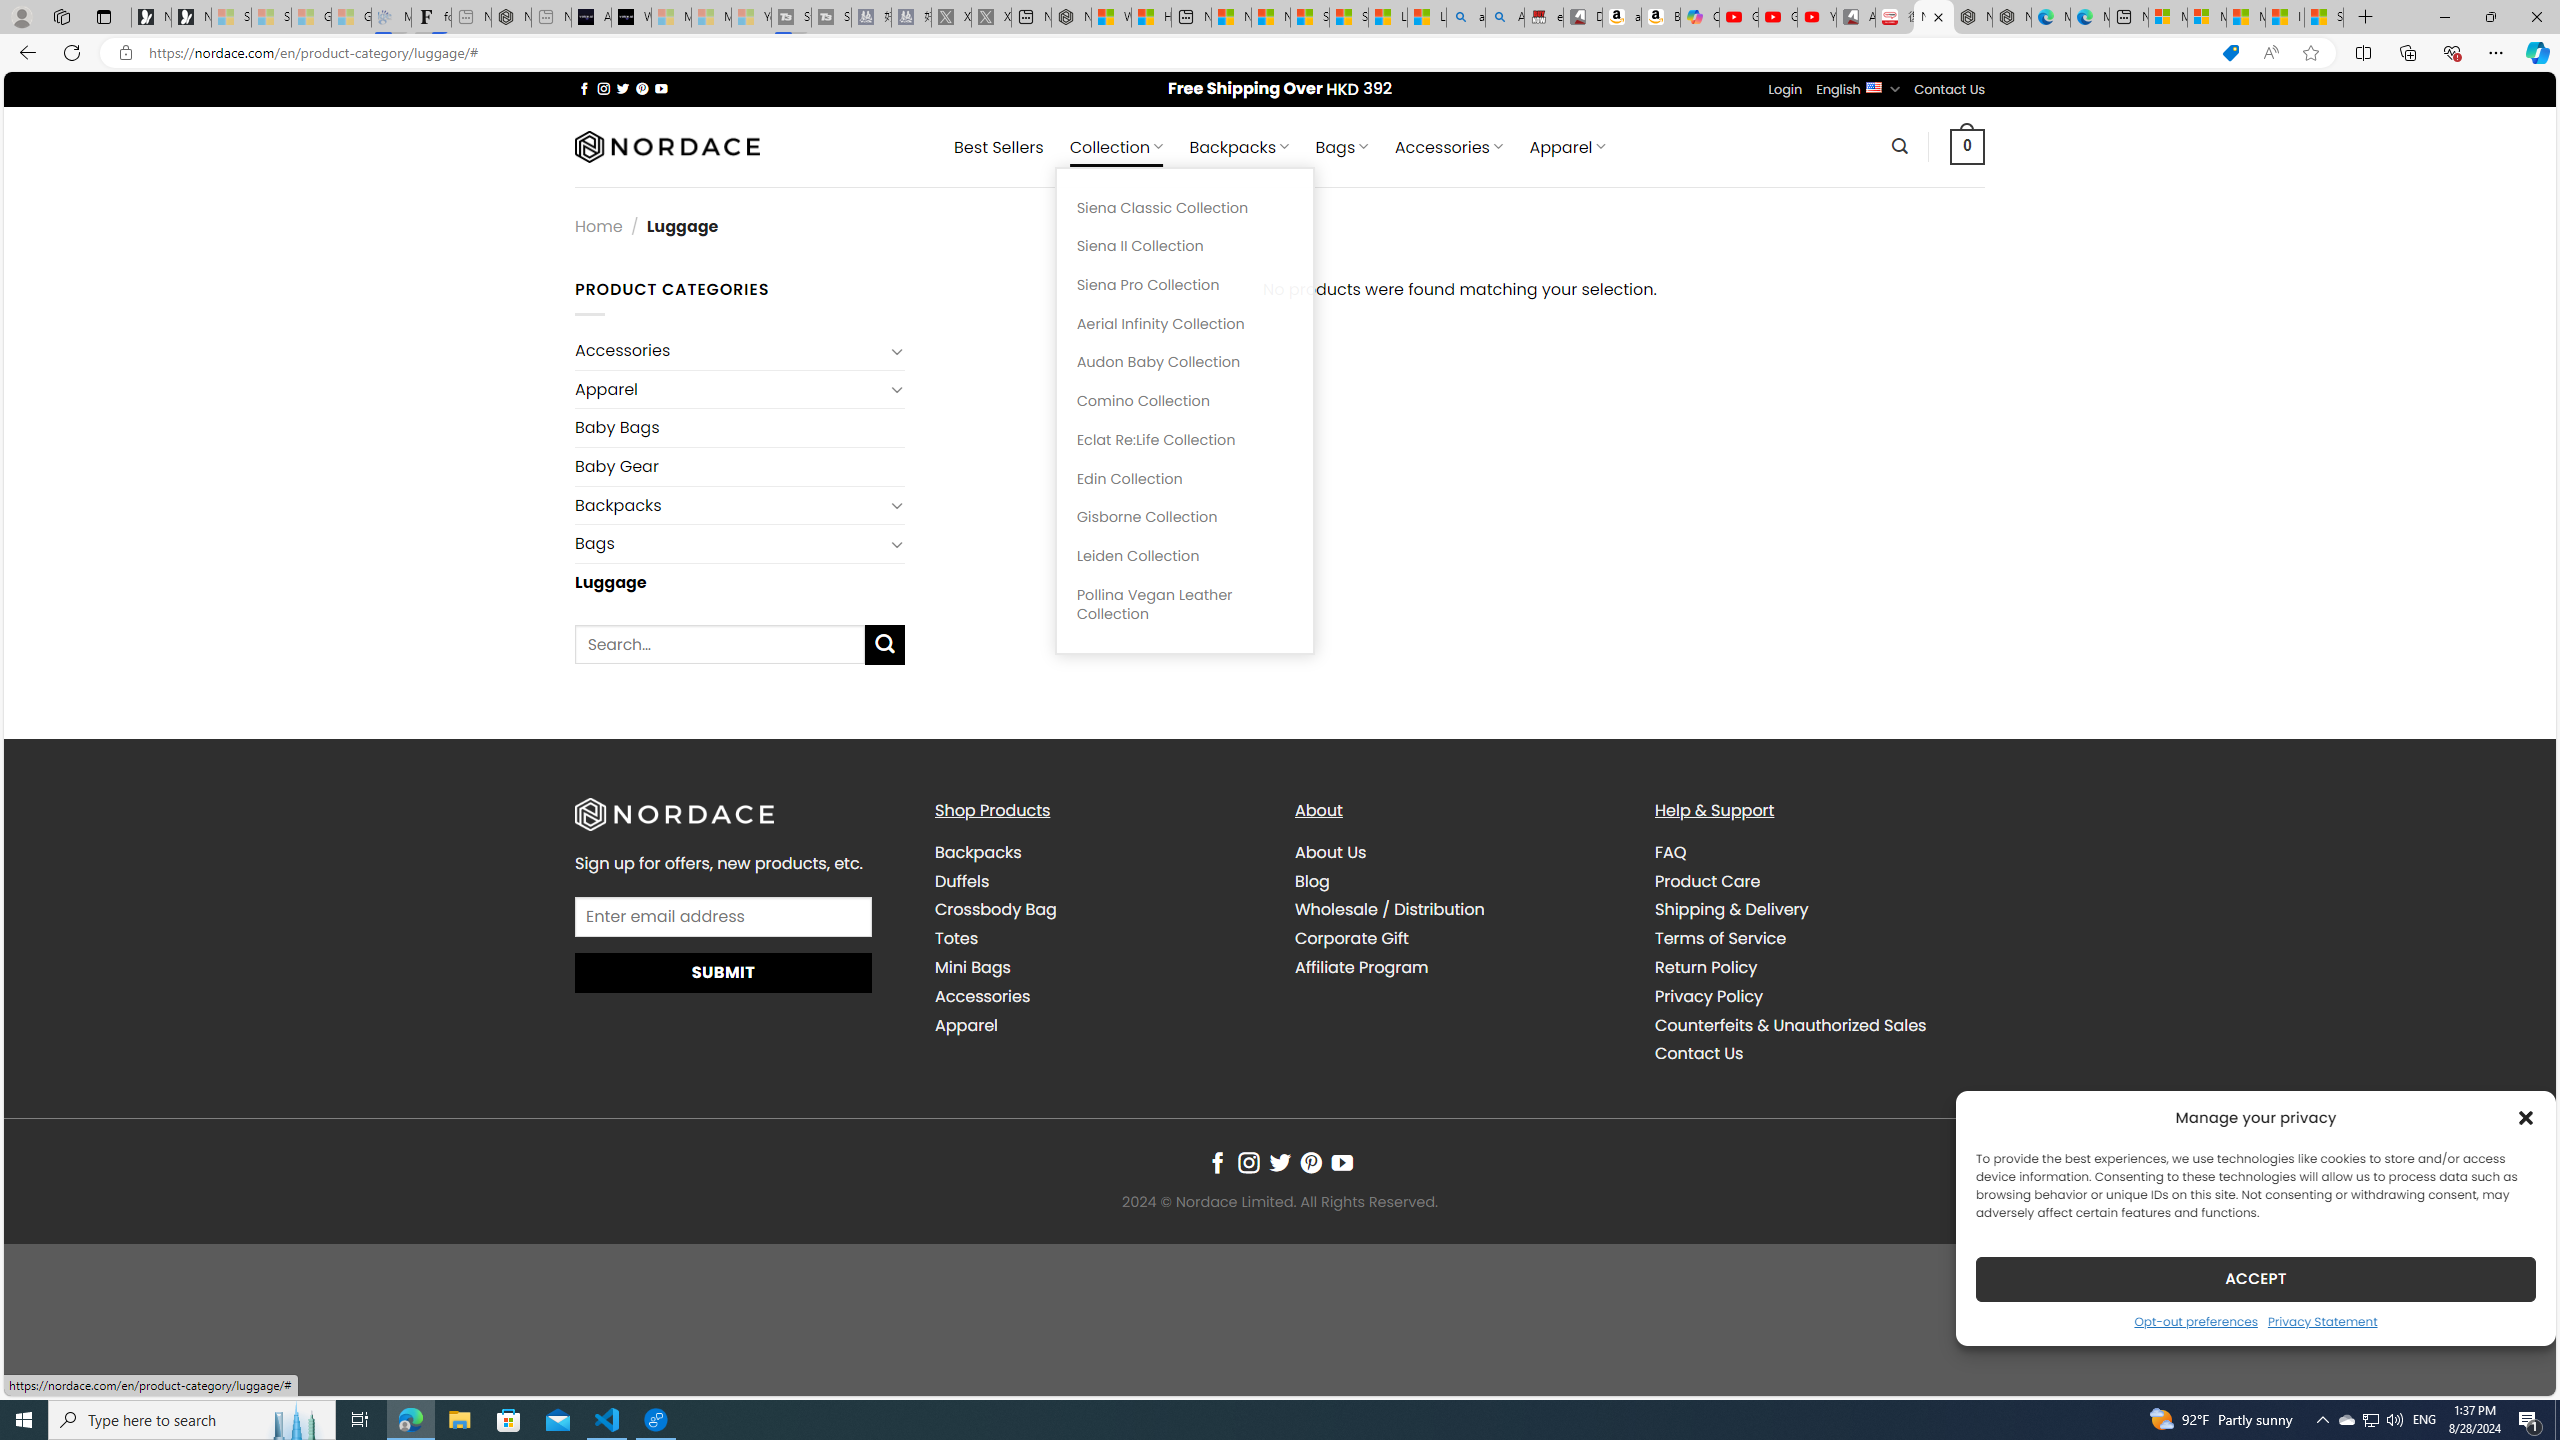  I want to click on 'Siena Pro Collection', so click(1183, 284).